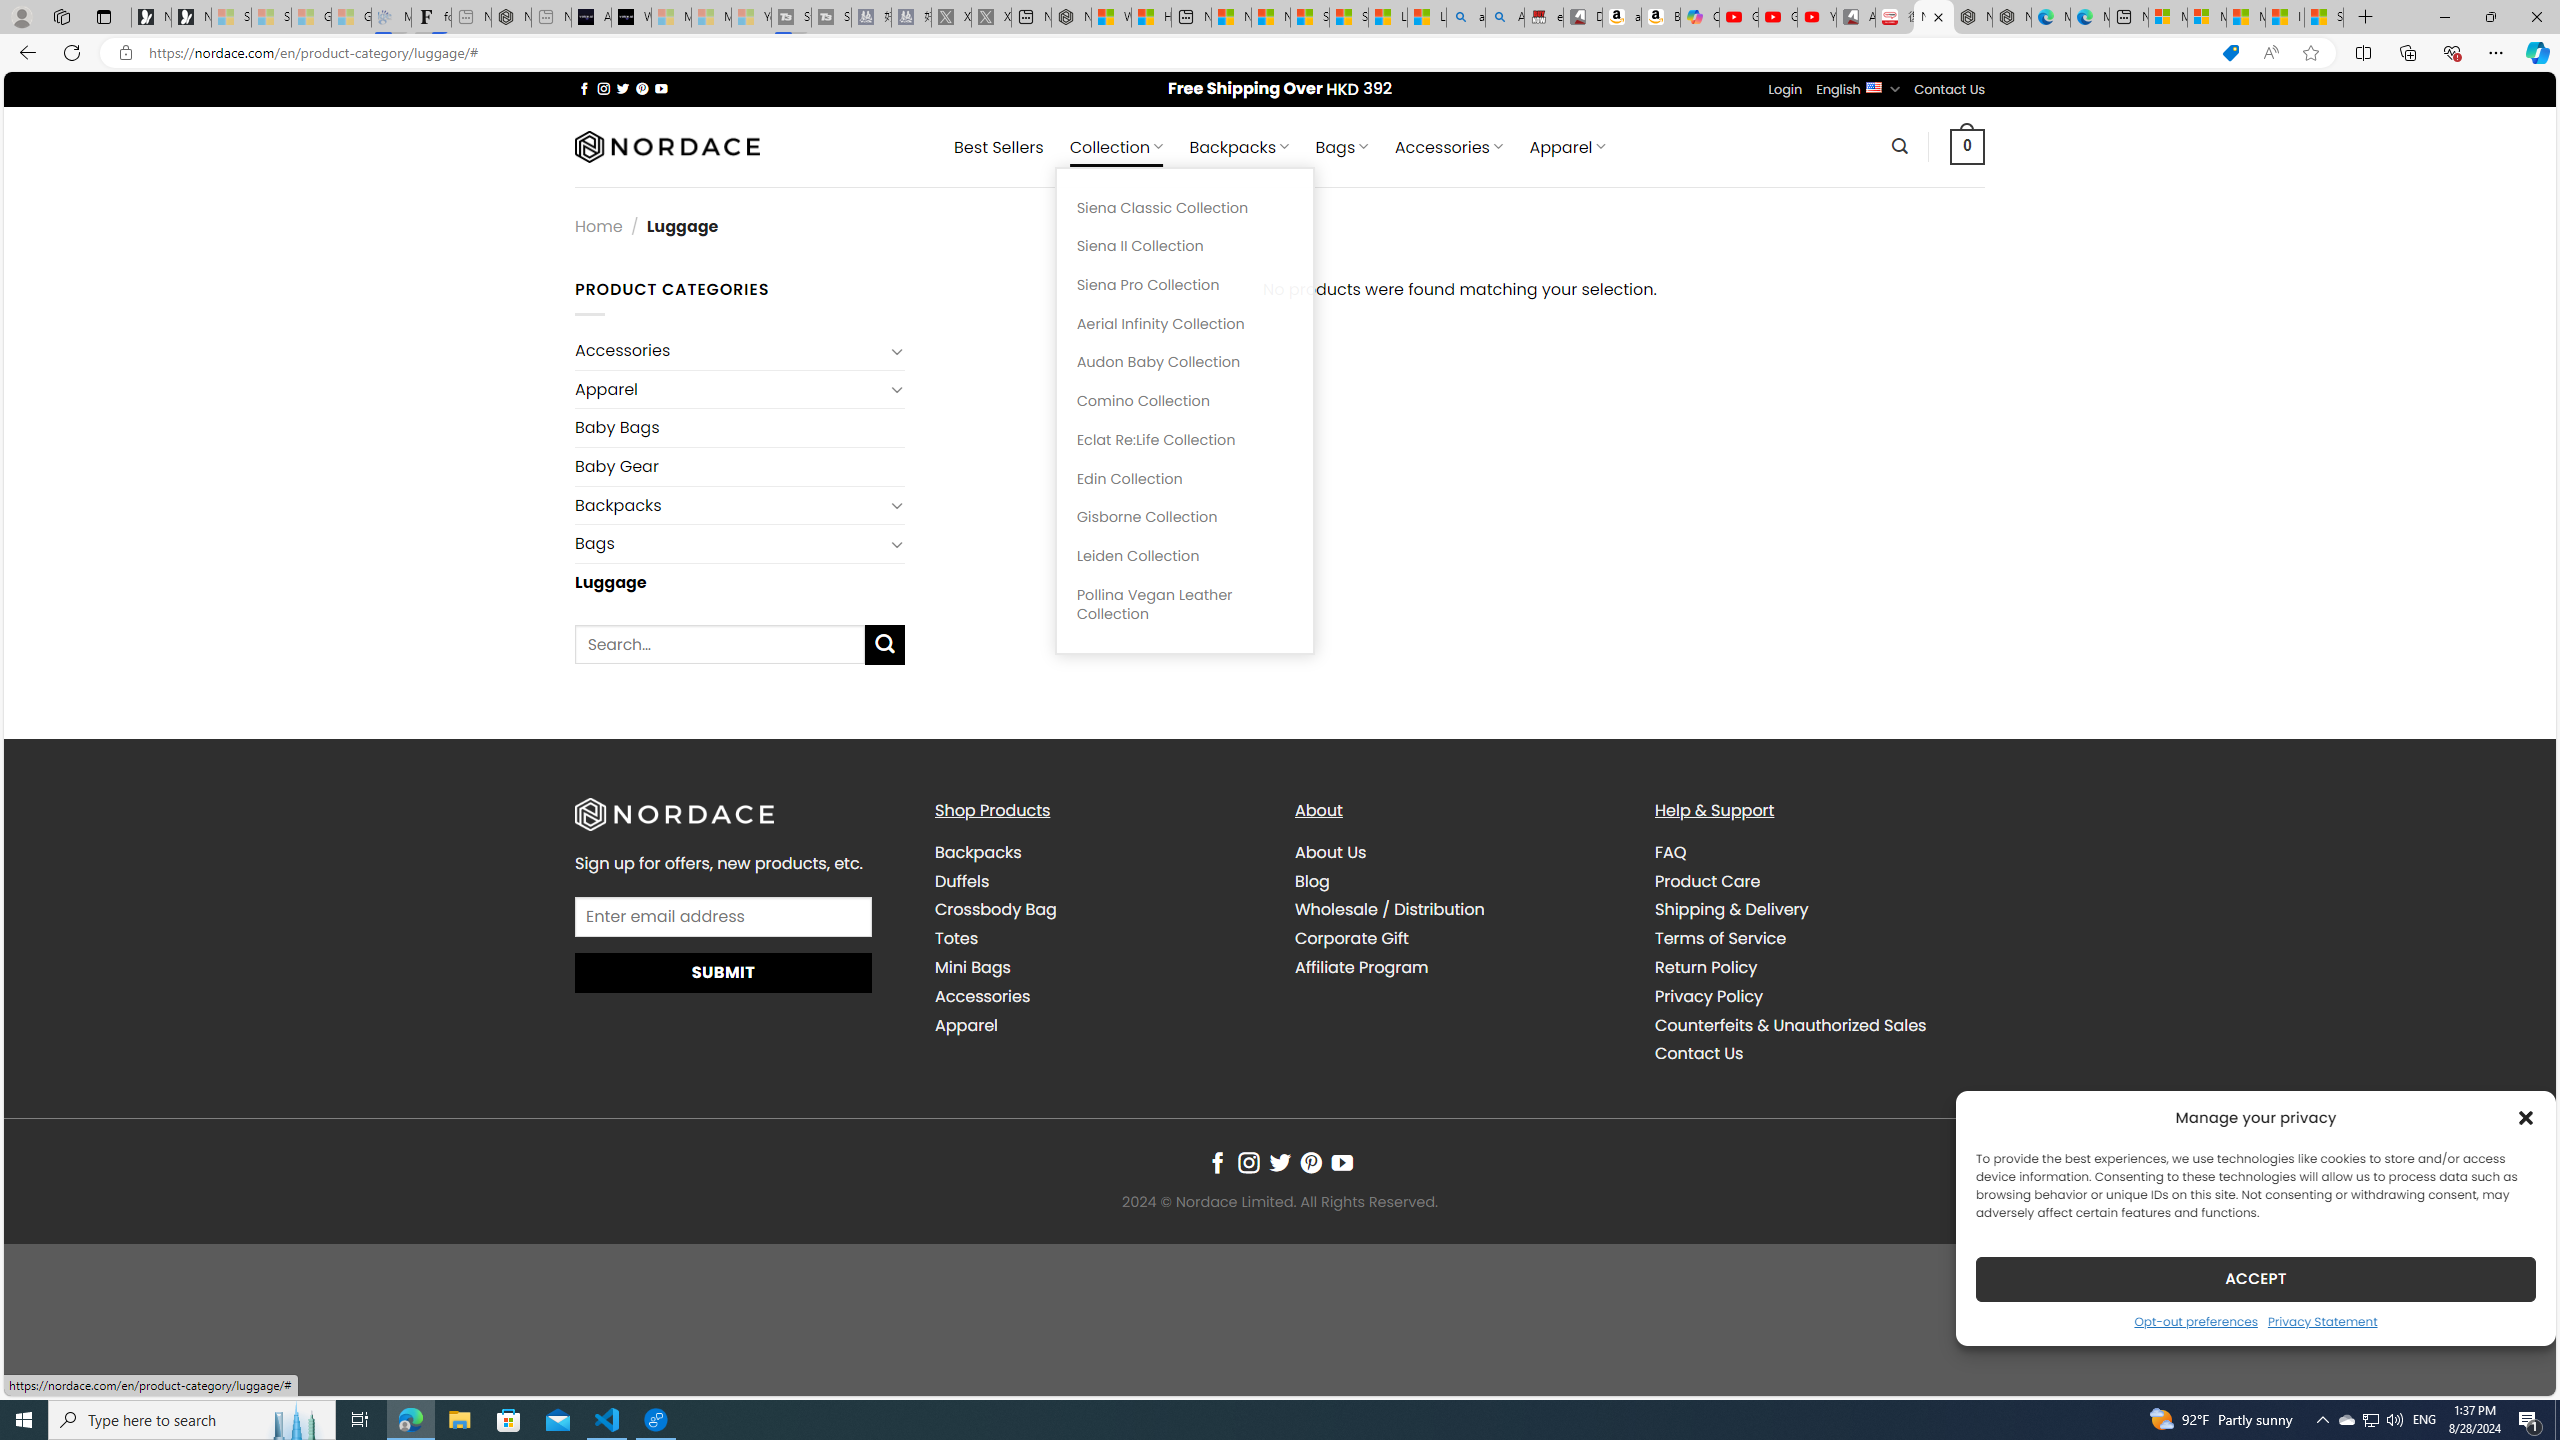  I want to click on 'Siena Pro Collection', so click(1183, 284).